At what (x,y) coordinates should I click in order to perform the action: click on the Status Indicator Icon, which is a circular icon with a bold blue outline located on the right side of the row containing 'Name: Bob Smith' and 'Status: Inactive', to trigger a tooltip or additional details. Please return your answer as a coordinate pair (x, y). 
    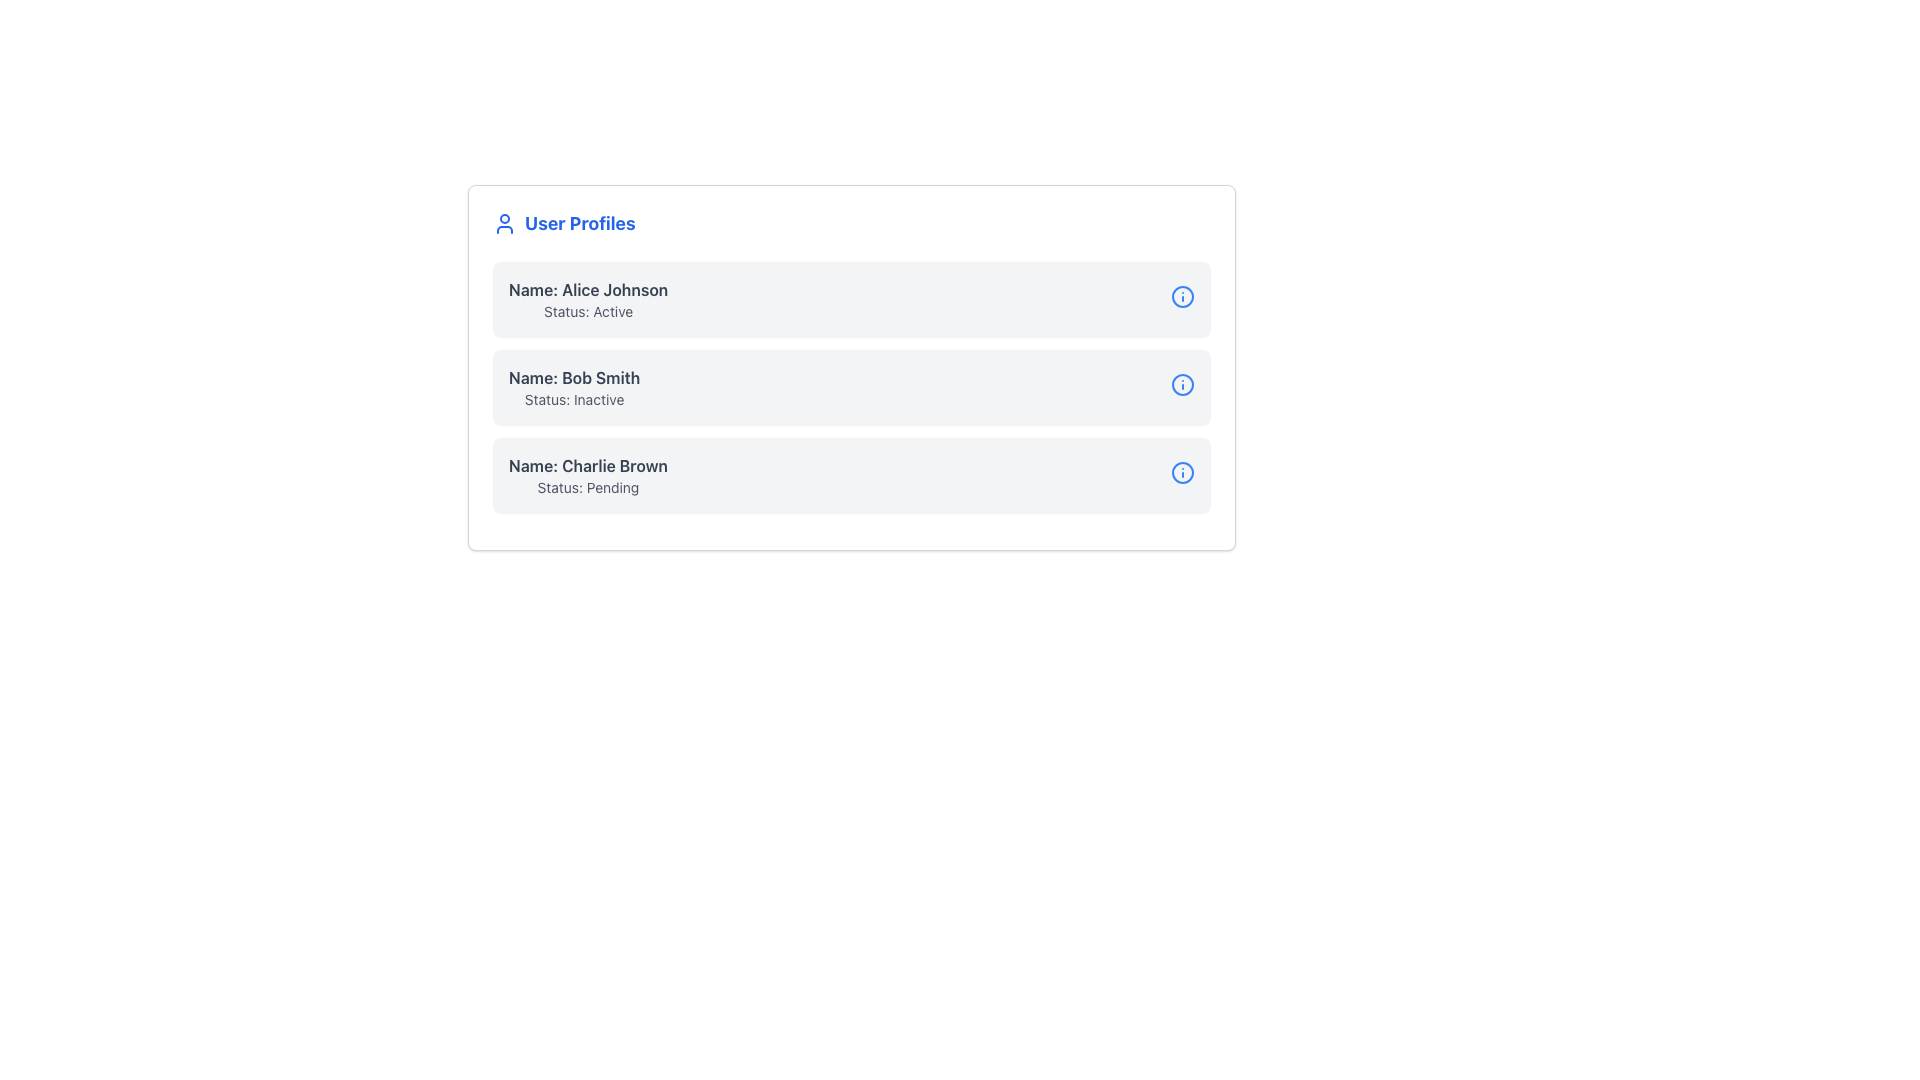
    Looking at the image, I should click on (1182, 388).